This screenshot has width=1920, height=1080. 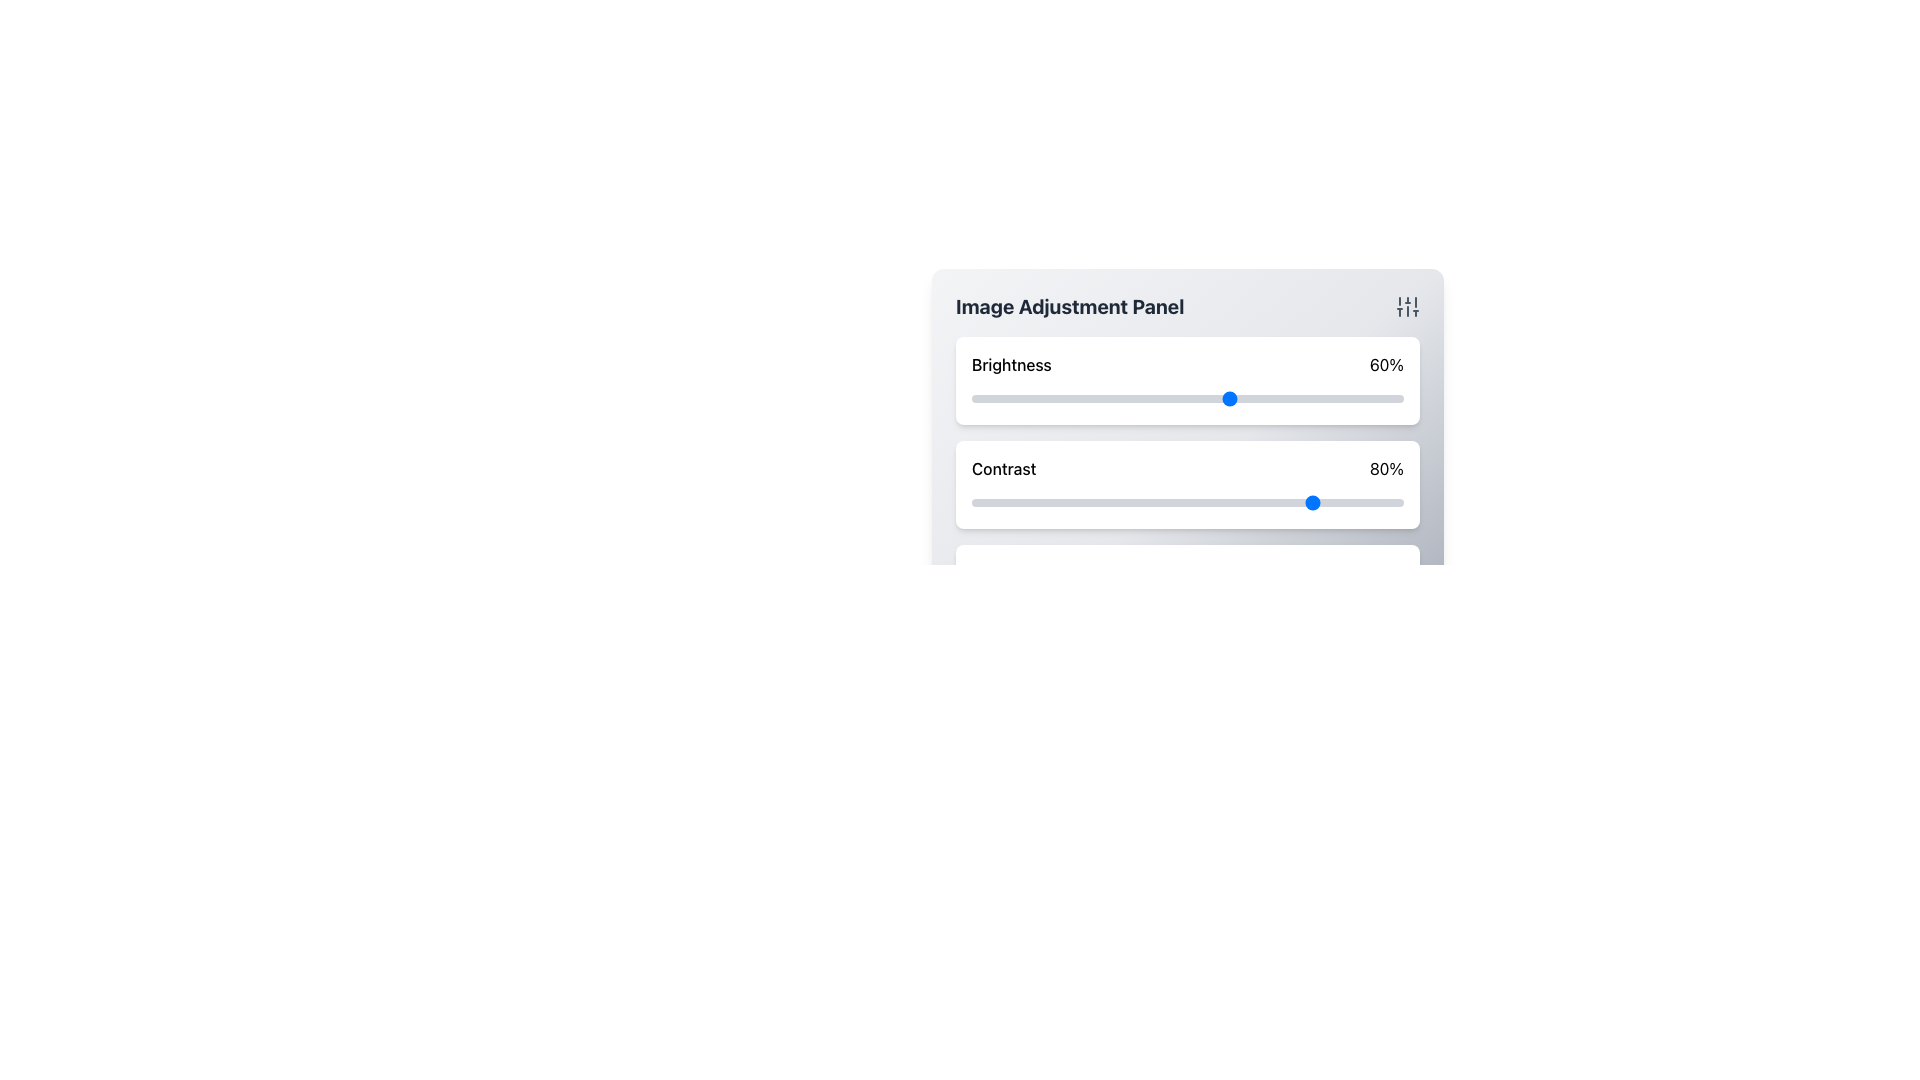 What do you see at coordinates (1376, 398) in the screenshot?
I see `the brightness` at bounding box center [1376, 398].